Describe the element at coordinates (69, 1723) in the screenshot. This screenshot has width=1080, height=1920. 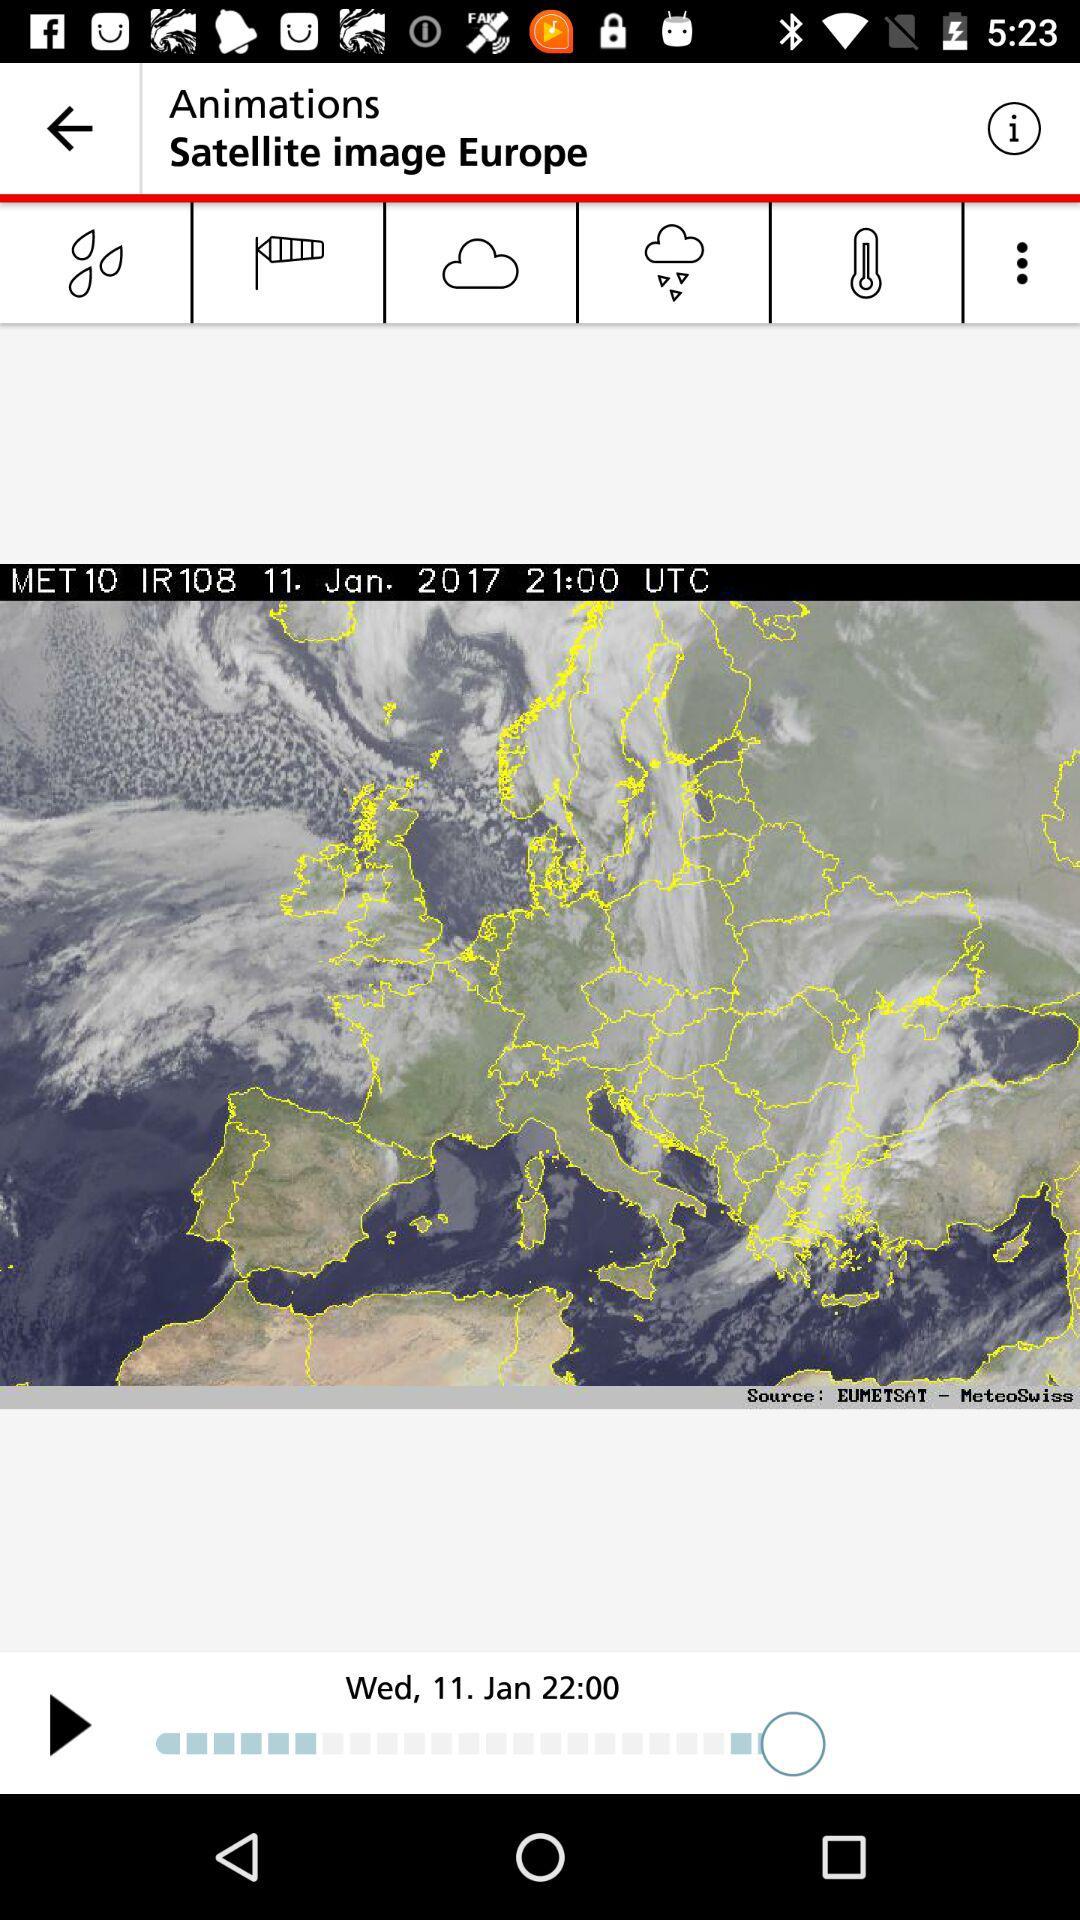
I see `weather forecasts` at that location.